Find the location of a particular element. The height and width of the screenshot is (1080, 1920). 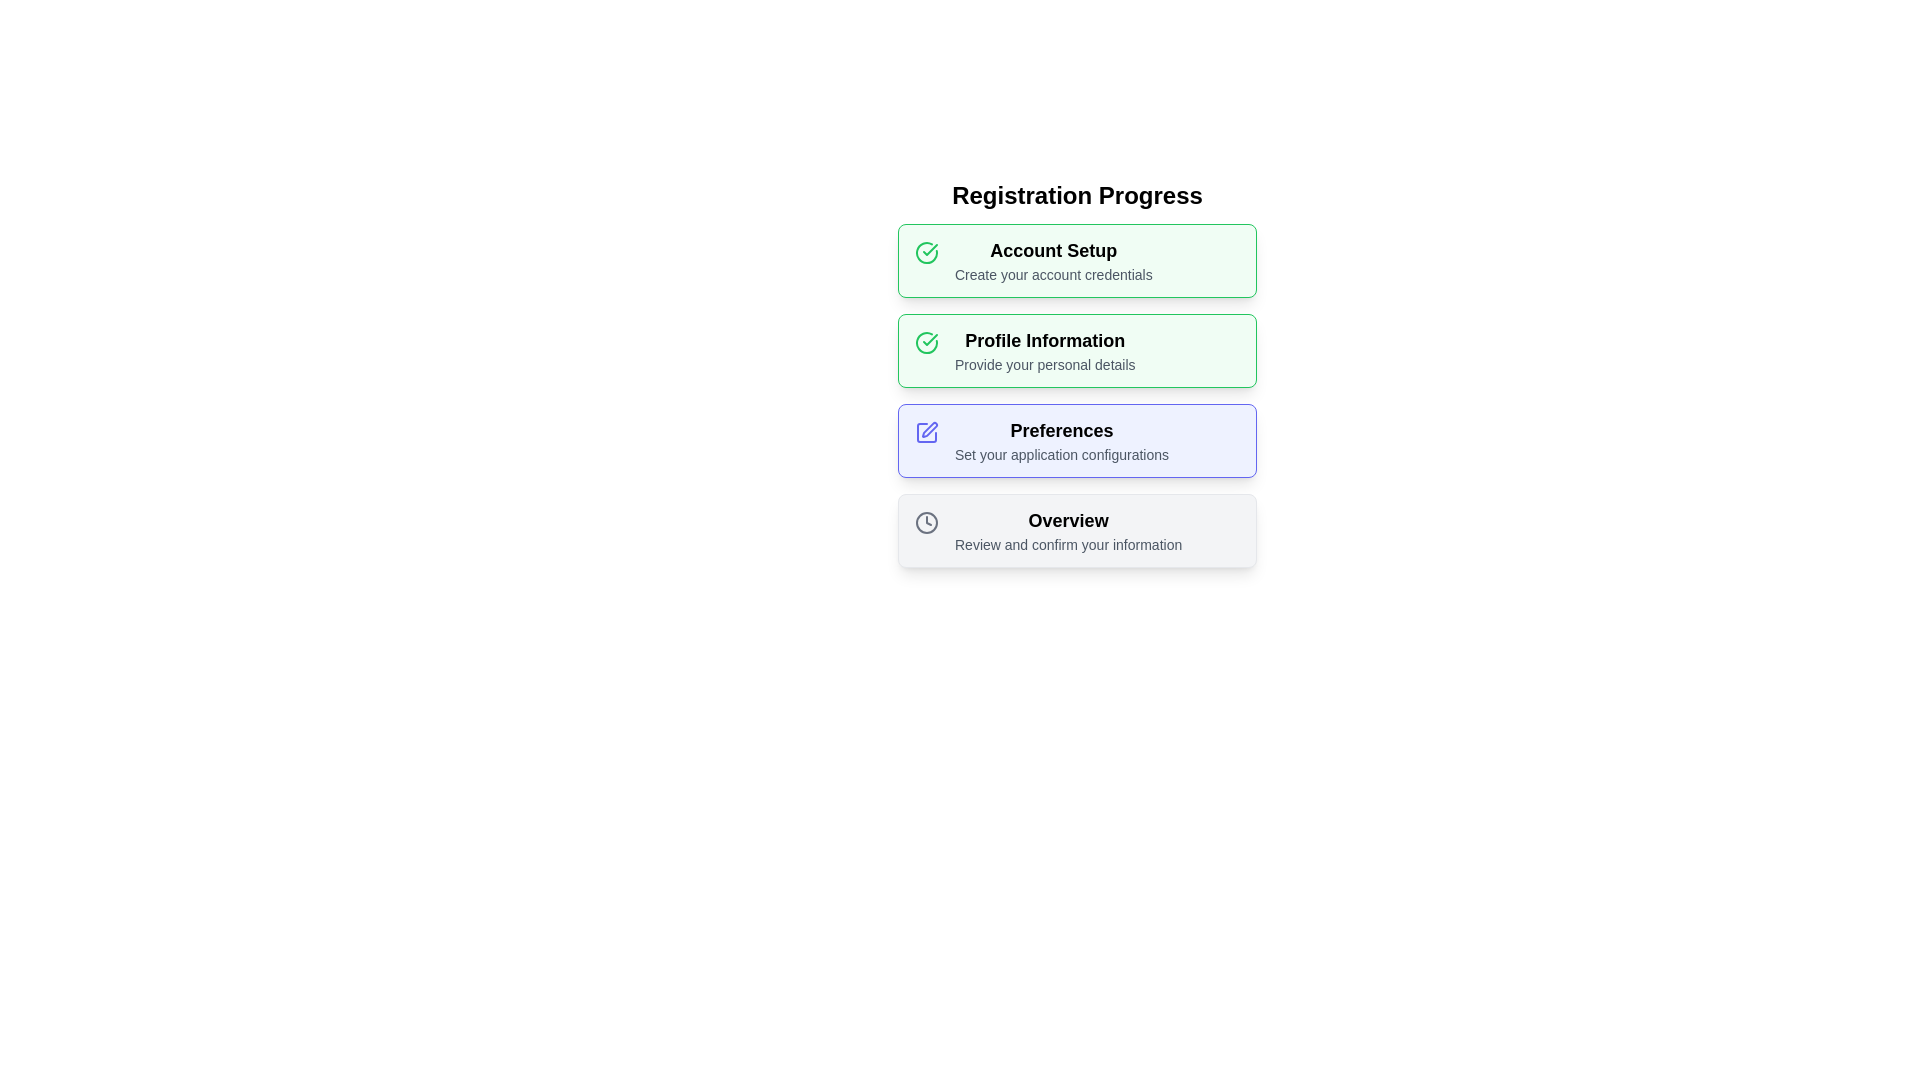

the green checkmark icon indicating a completed task located at the top-left corner of the 'Account Setup' notification card is located at coordinates (925, 249).